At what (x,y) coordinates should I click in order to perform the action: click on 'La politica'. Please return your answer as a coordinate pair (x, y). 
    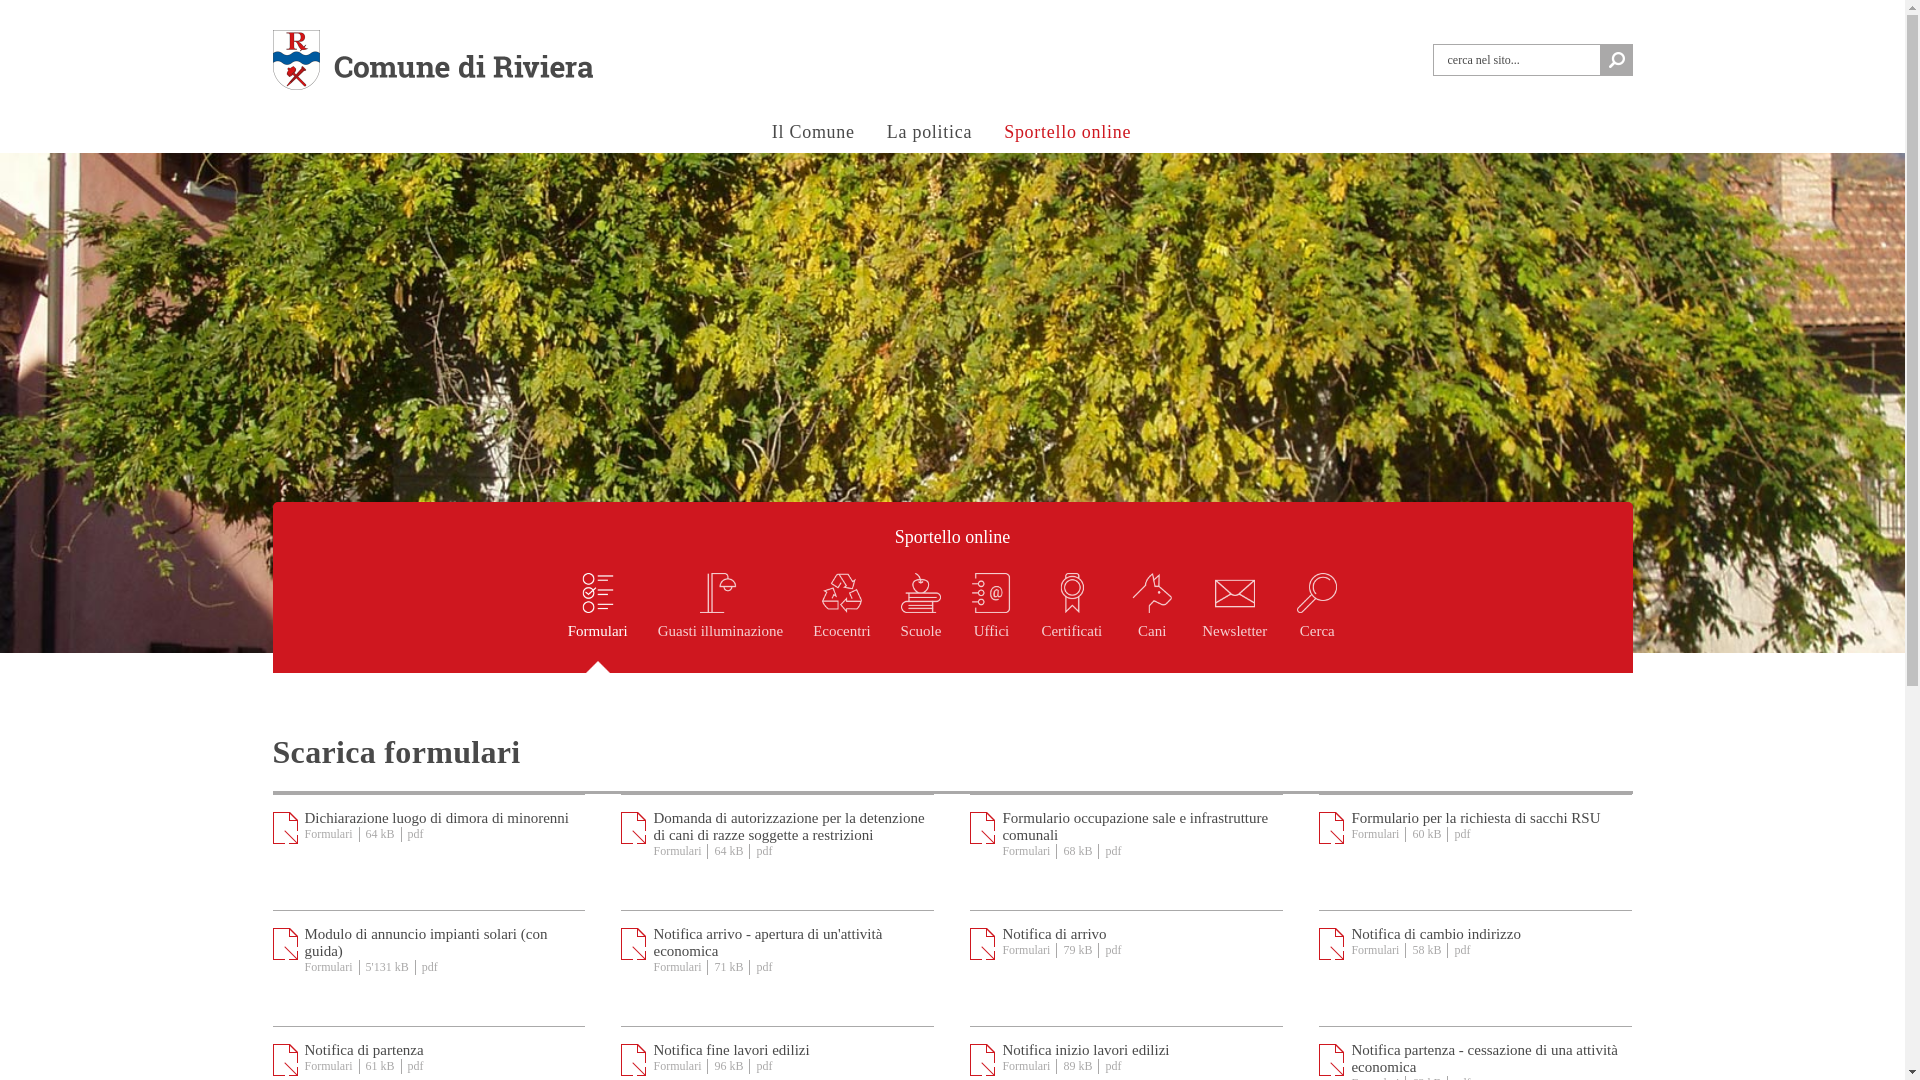
    Looking at the image, I should click on (928, 133).